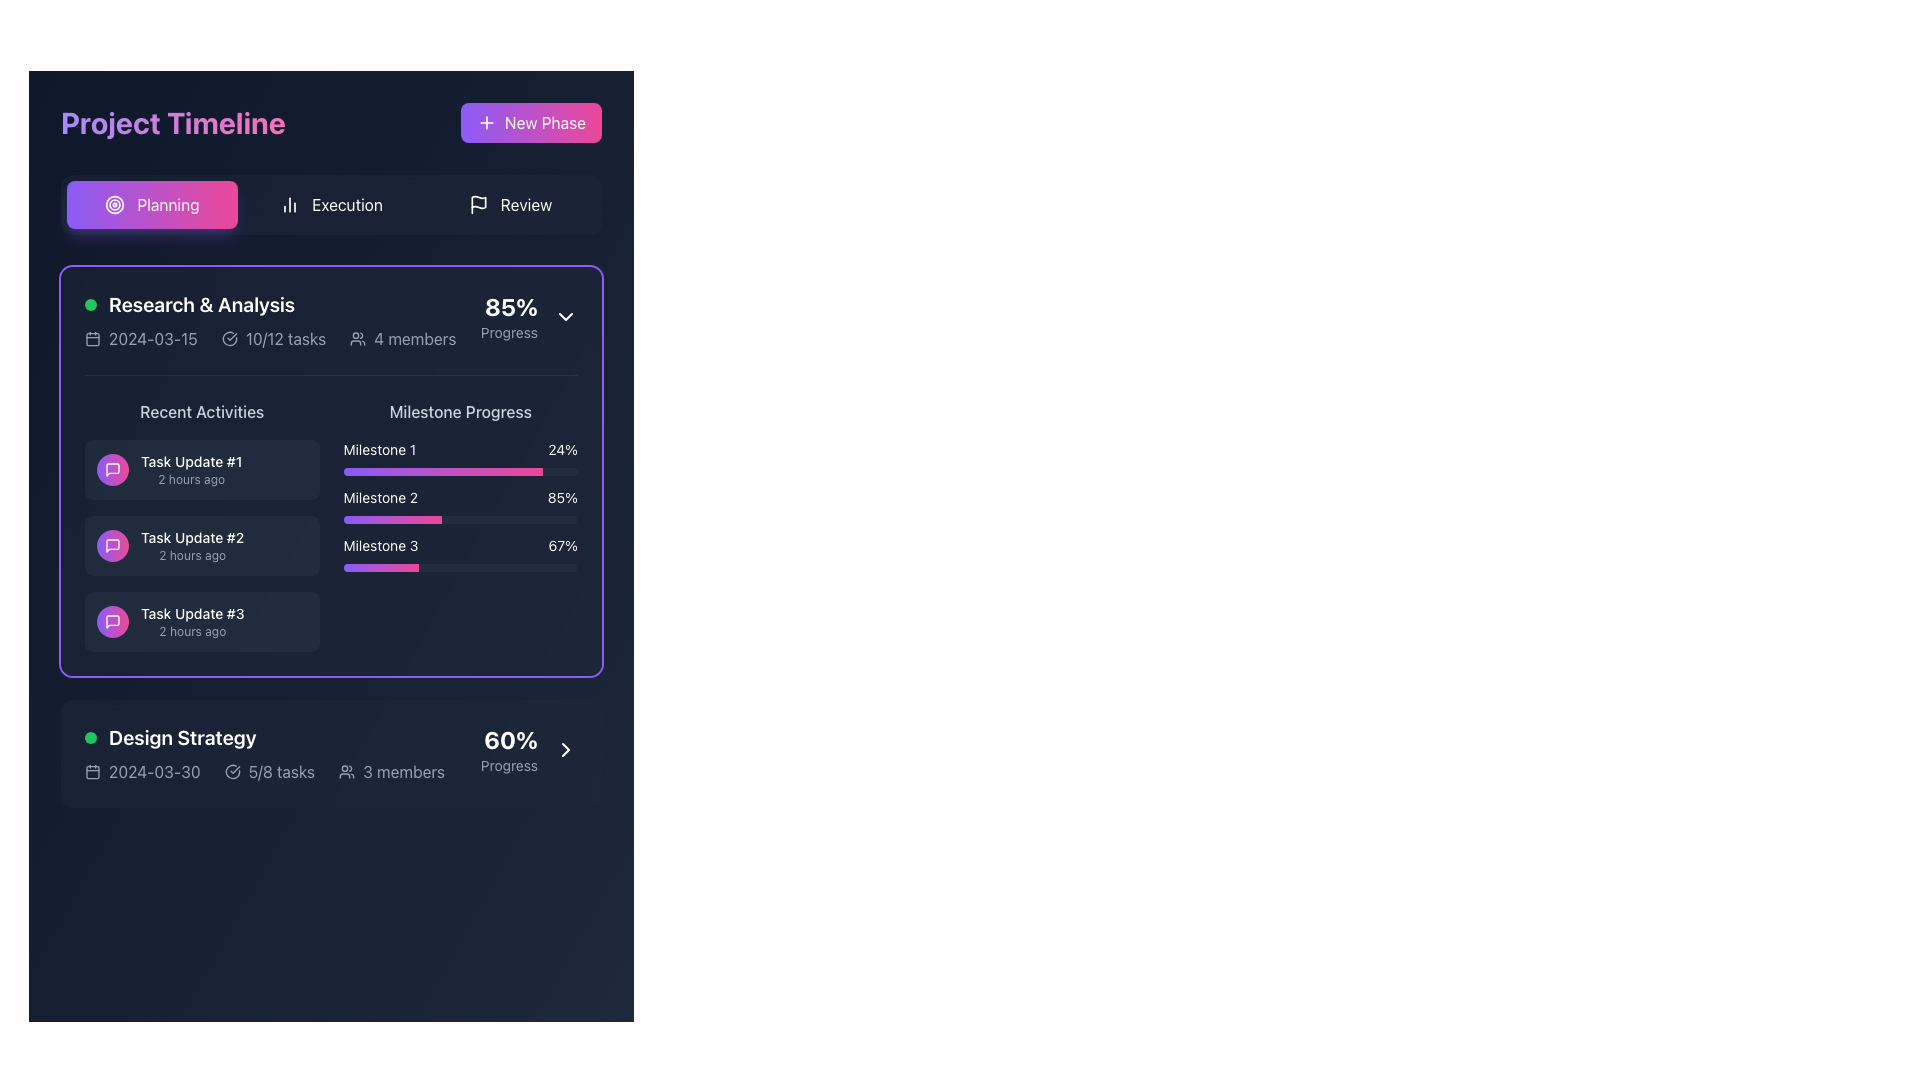 Image resolution: width=1920 pixels, height=1080 pixels. Describe the element at coordinates (331, 204) in the screenshot. I see `the 'Execution' button in the tab navigation system to trigger hover effects` at that location.